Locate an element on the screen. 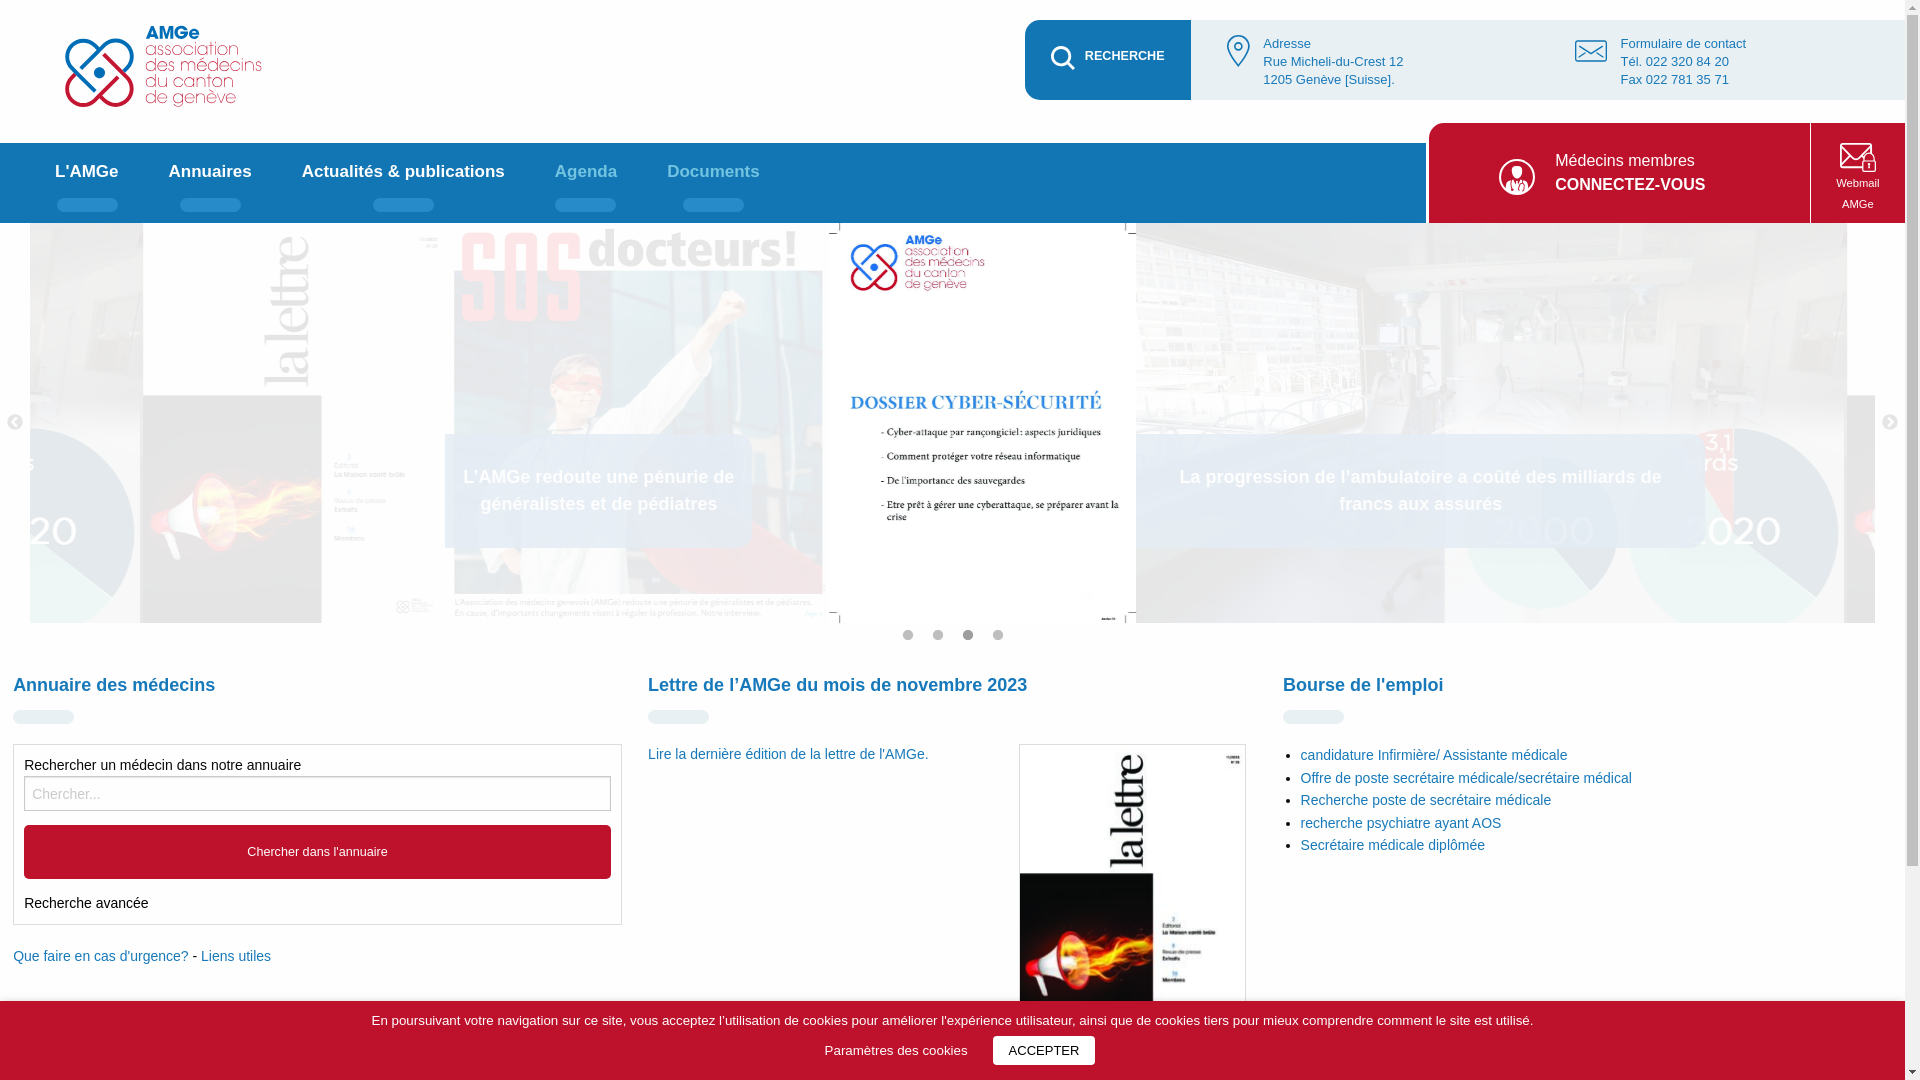 This screenshot has width=1920, height=1080. 'Annuaires' is located at coordinates (210, 182).